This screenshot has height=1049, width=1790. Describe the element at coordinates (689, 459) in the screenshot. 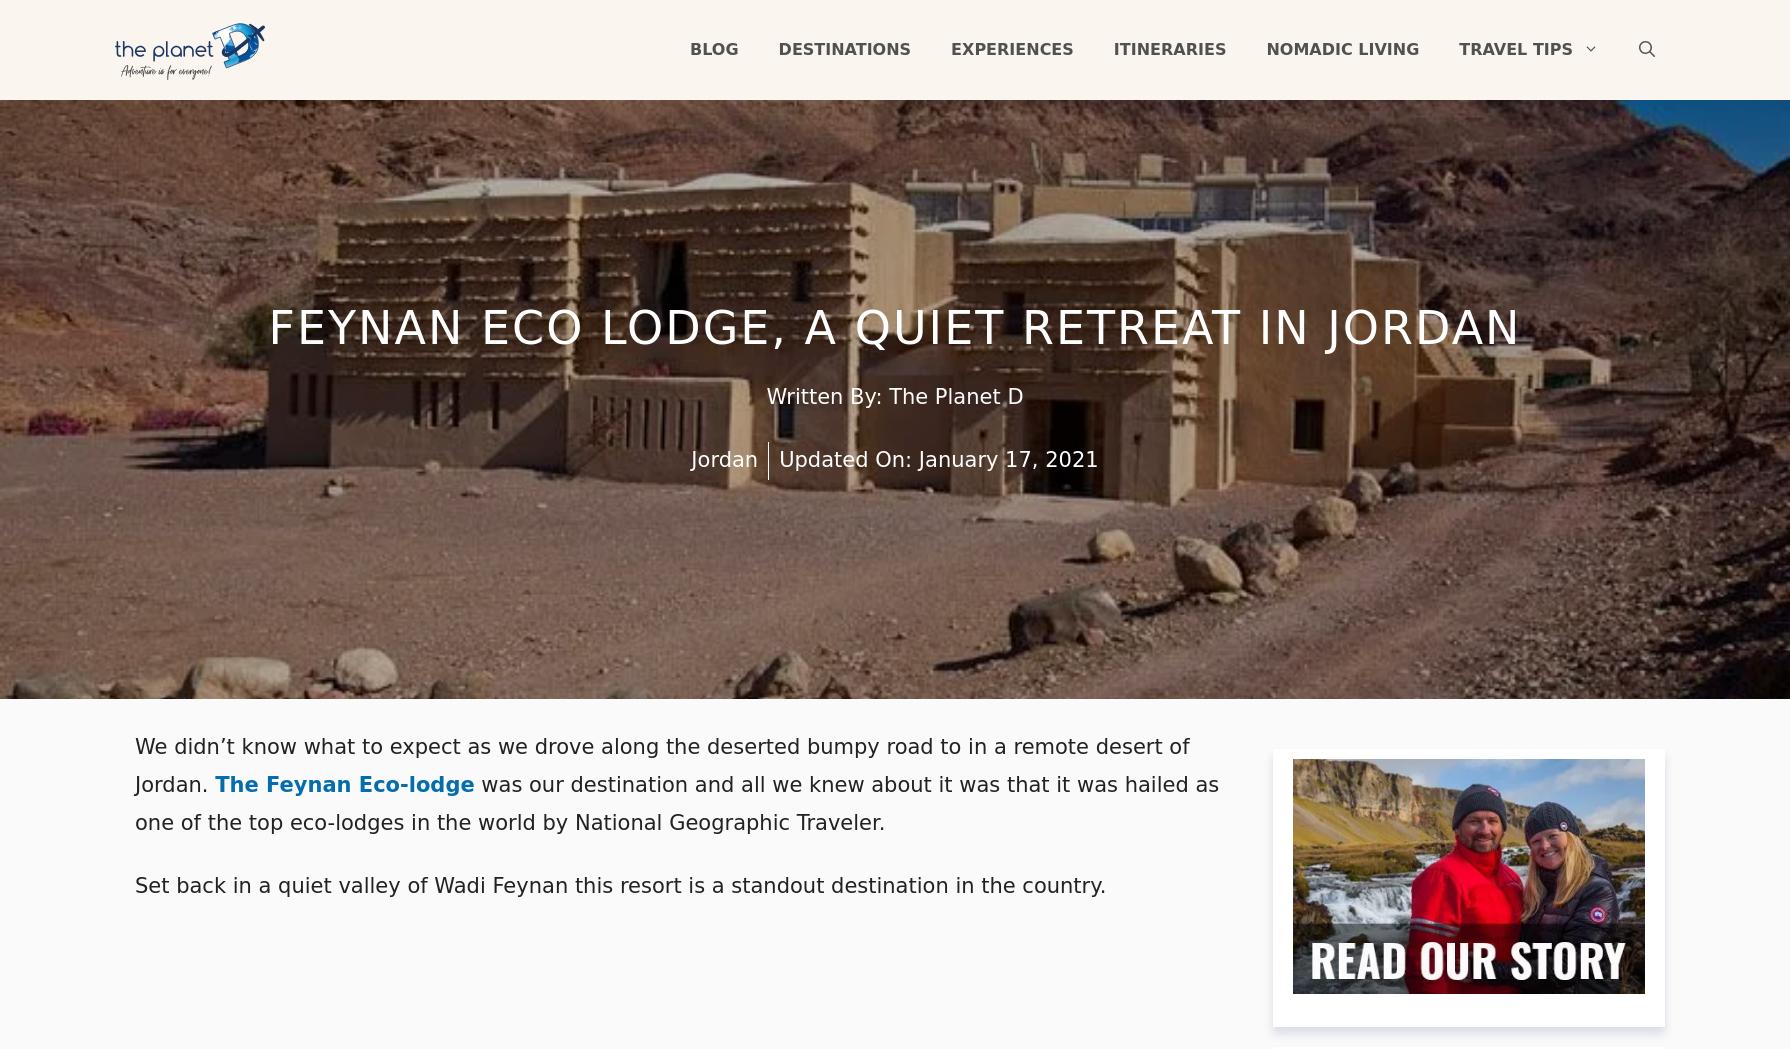

I see `'Jordan'` at that location.